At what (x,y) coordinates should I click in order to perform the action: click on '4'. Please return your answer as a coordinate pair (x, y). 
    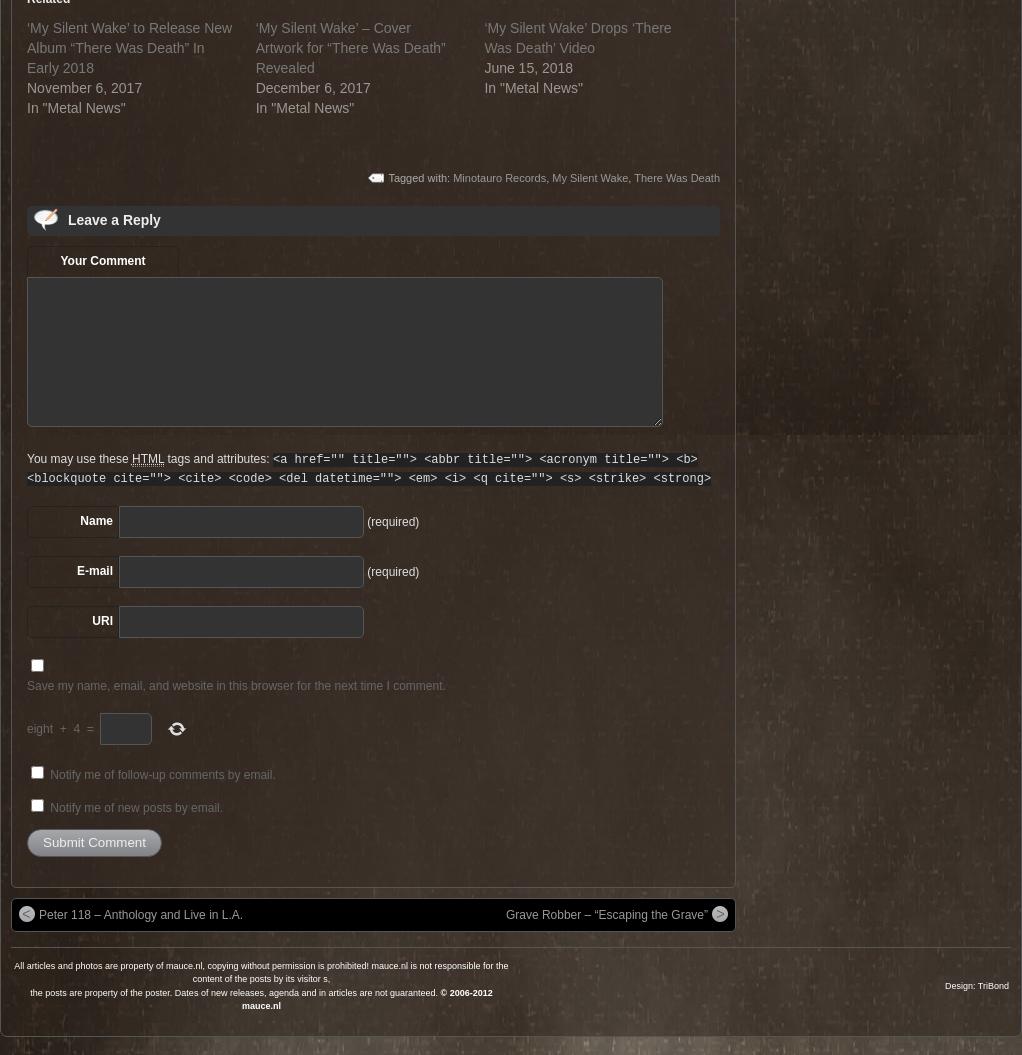
    Looking at the image, I should click on (75, 727).